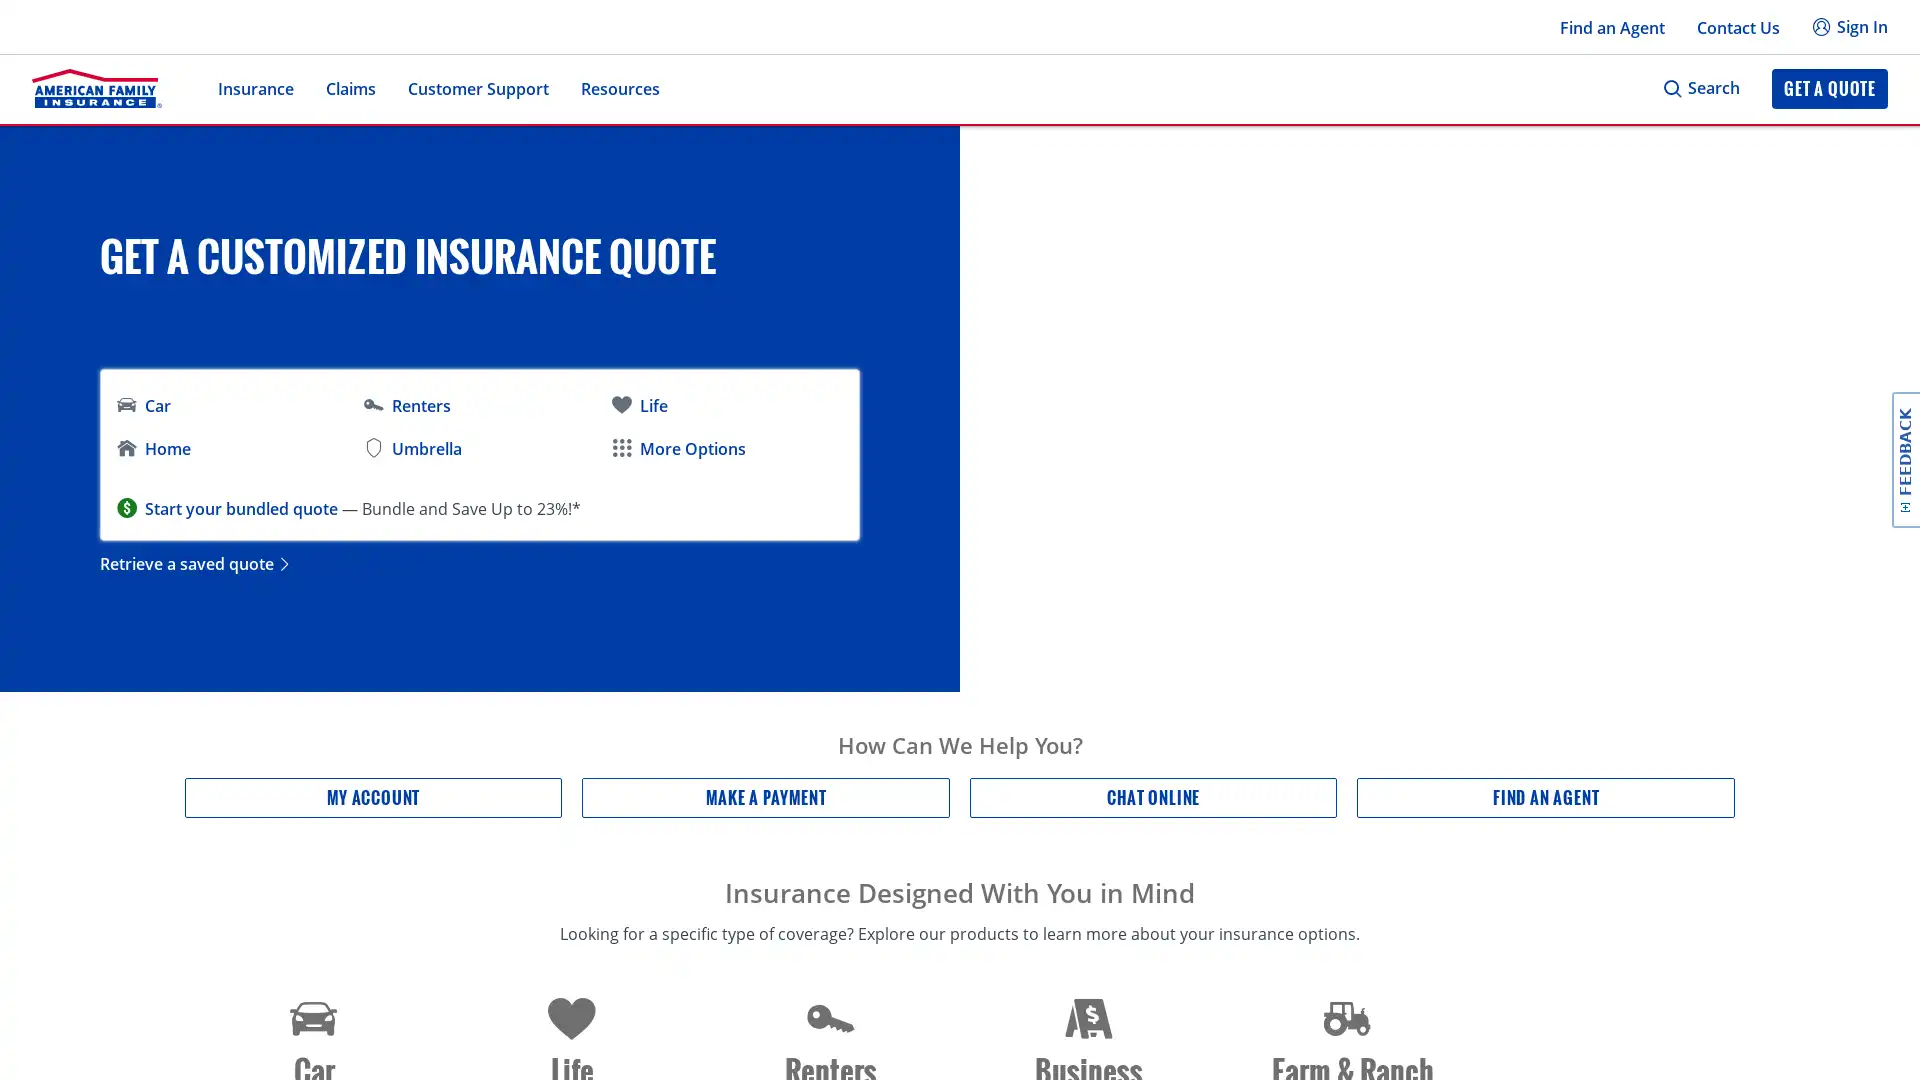 This screenshot has width=1920, height=1080. I want to click on Retrieve a saved quote, so click(196, 563).